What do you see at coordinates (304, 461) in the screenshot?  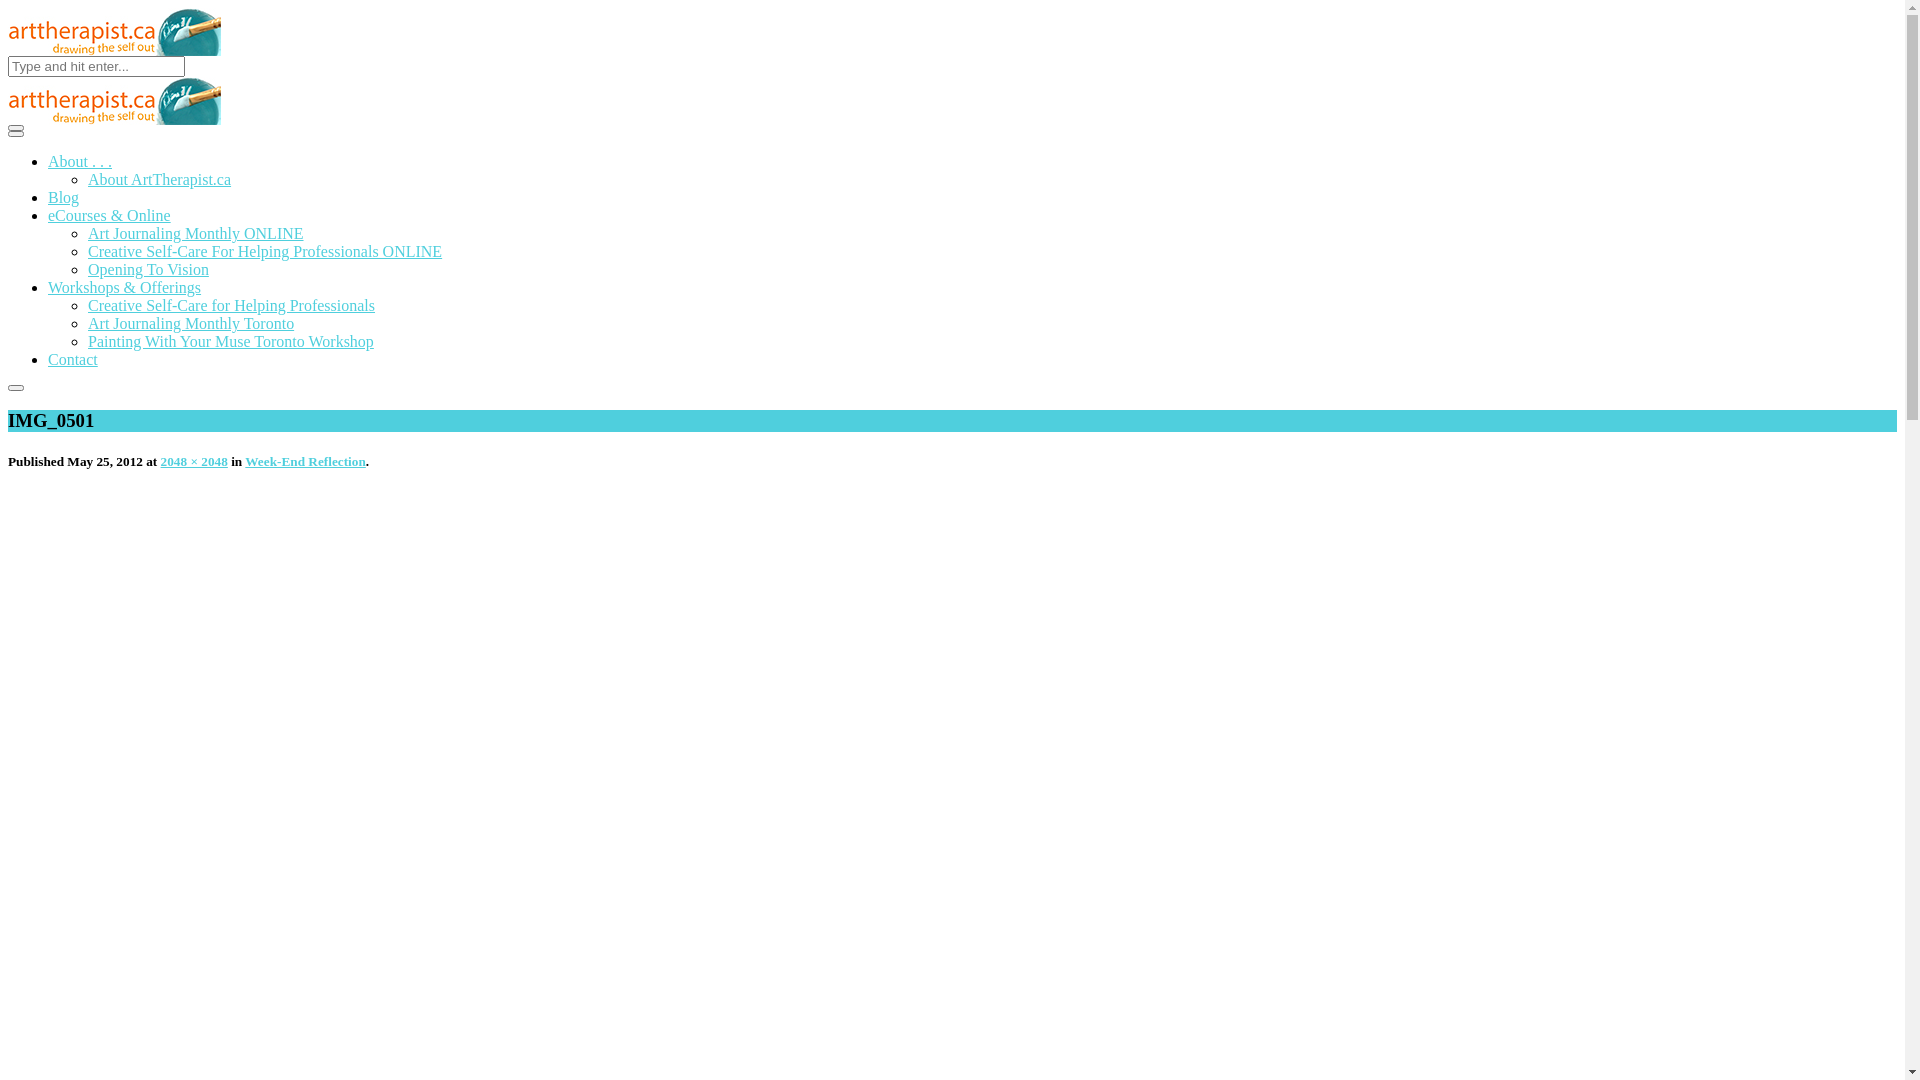 I see `'Week-End Reflection'` at bounding box center [304, 461].